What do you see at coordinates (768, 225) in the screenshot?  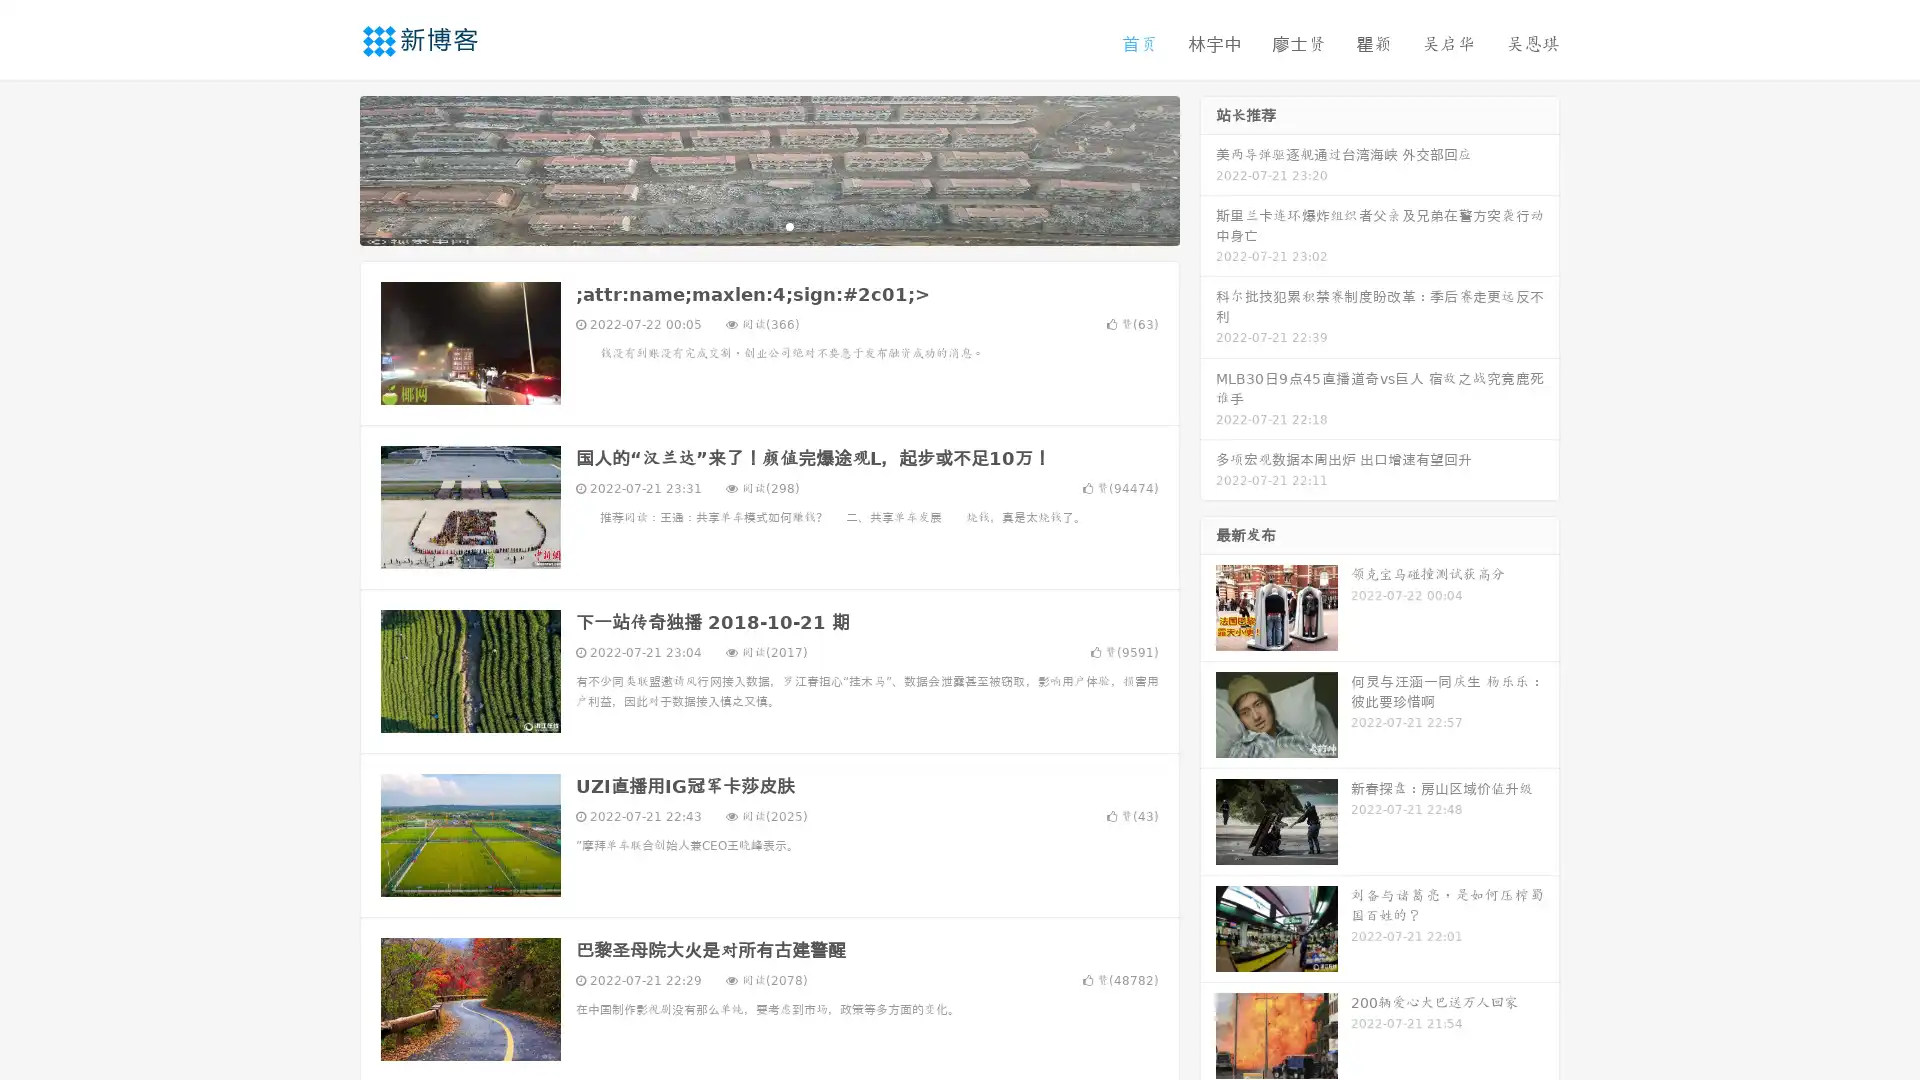 I see `Go to slide 2` at bounding box center [768, 225].